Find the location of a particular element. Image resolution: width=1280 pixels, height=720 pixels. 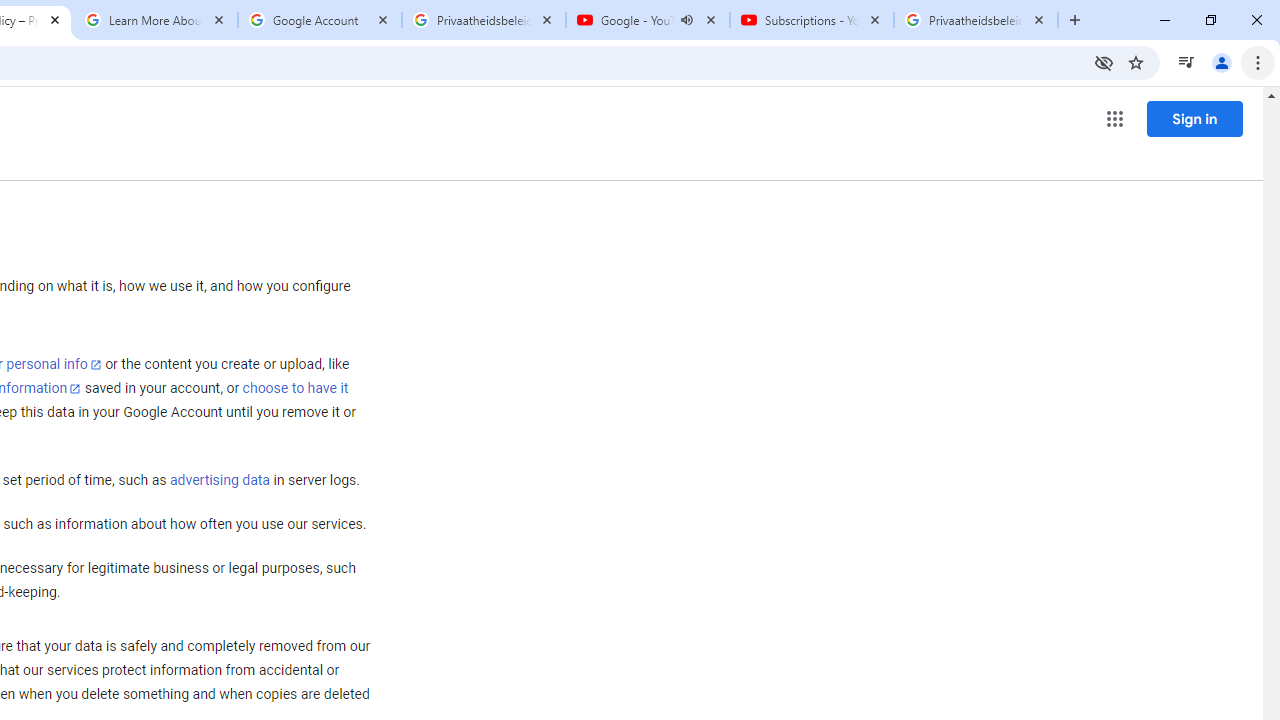

'Google - YouTube - Audio playing' is located at coordinates (647, 20).